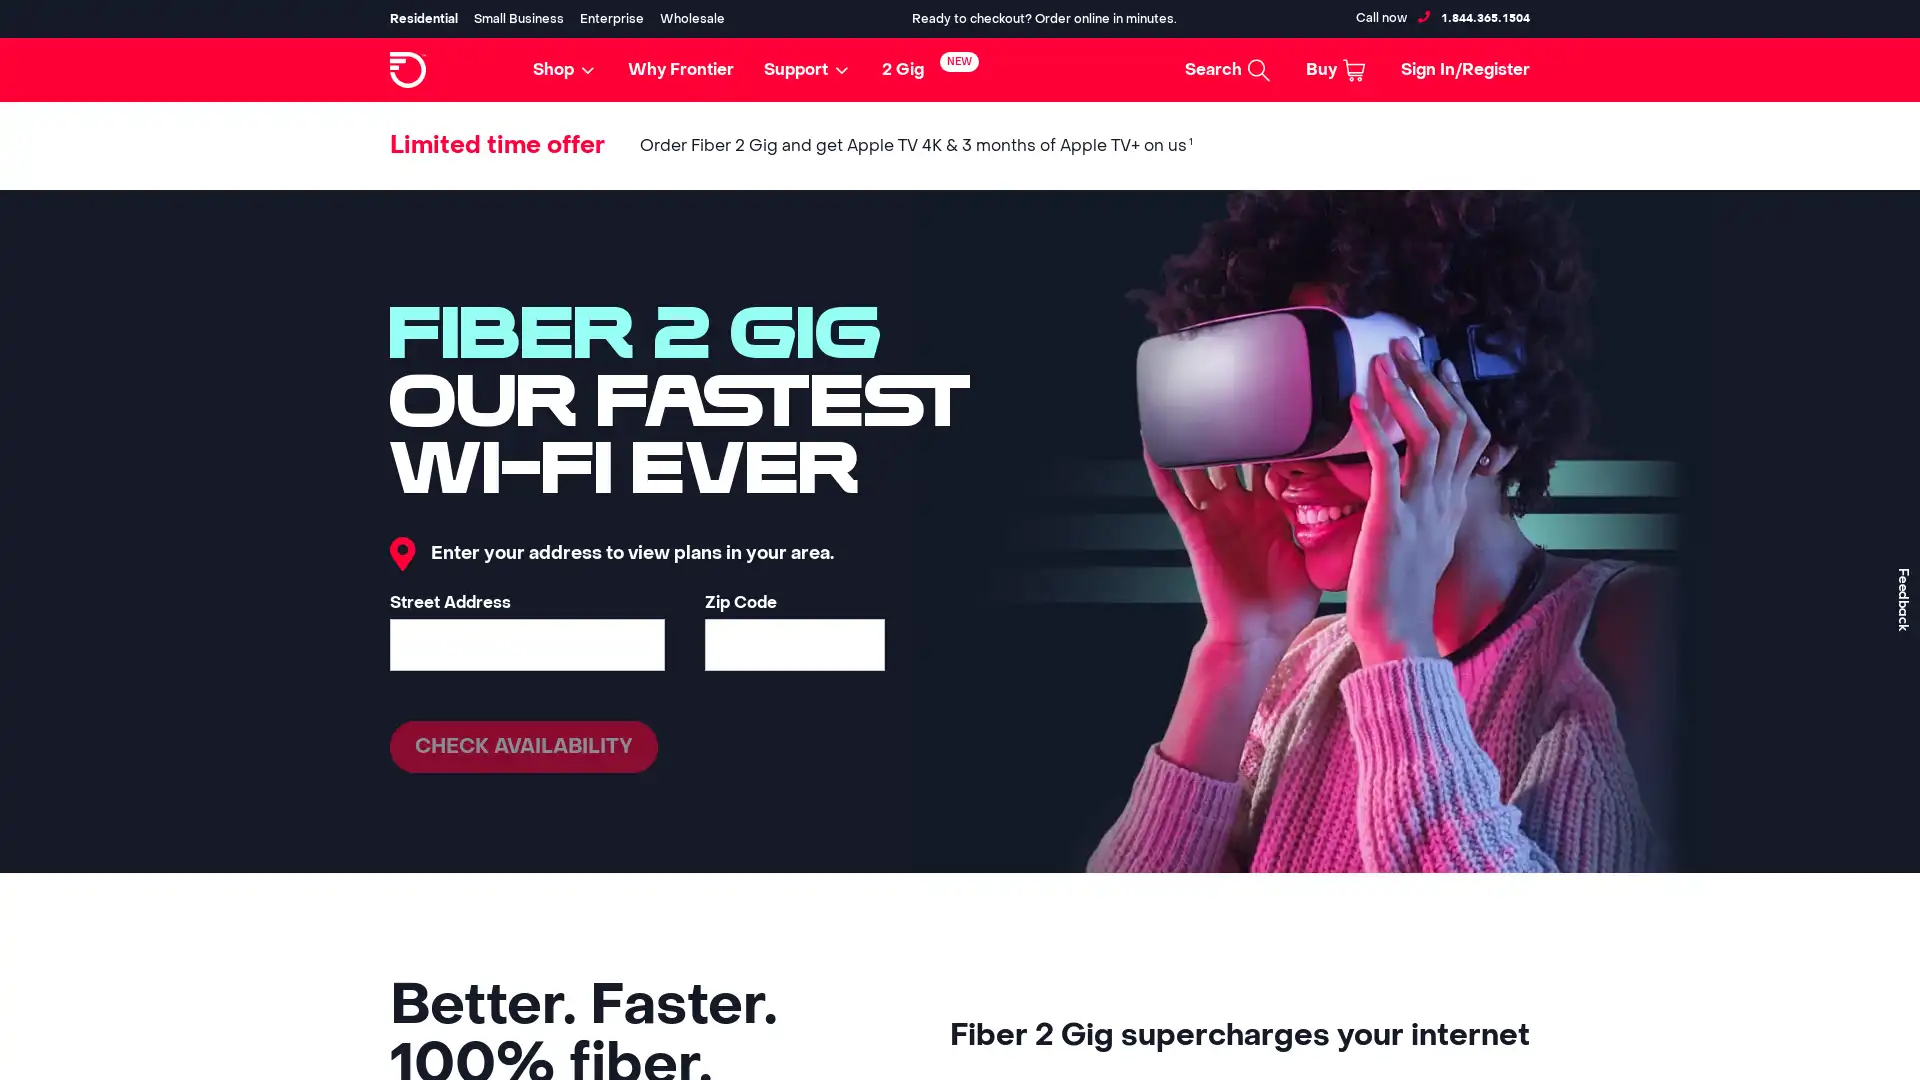 The image size is (1920, 1080). What do you see at coordinates (523, 747) in the screenshot?
I see `CHECK AVAILABILITY` at bounding box center [523, 747].